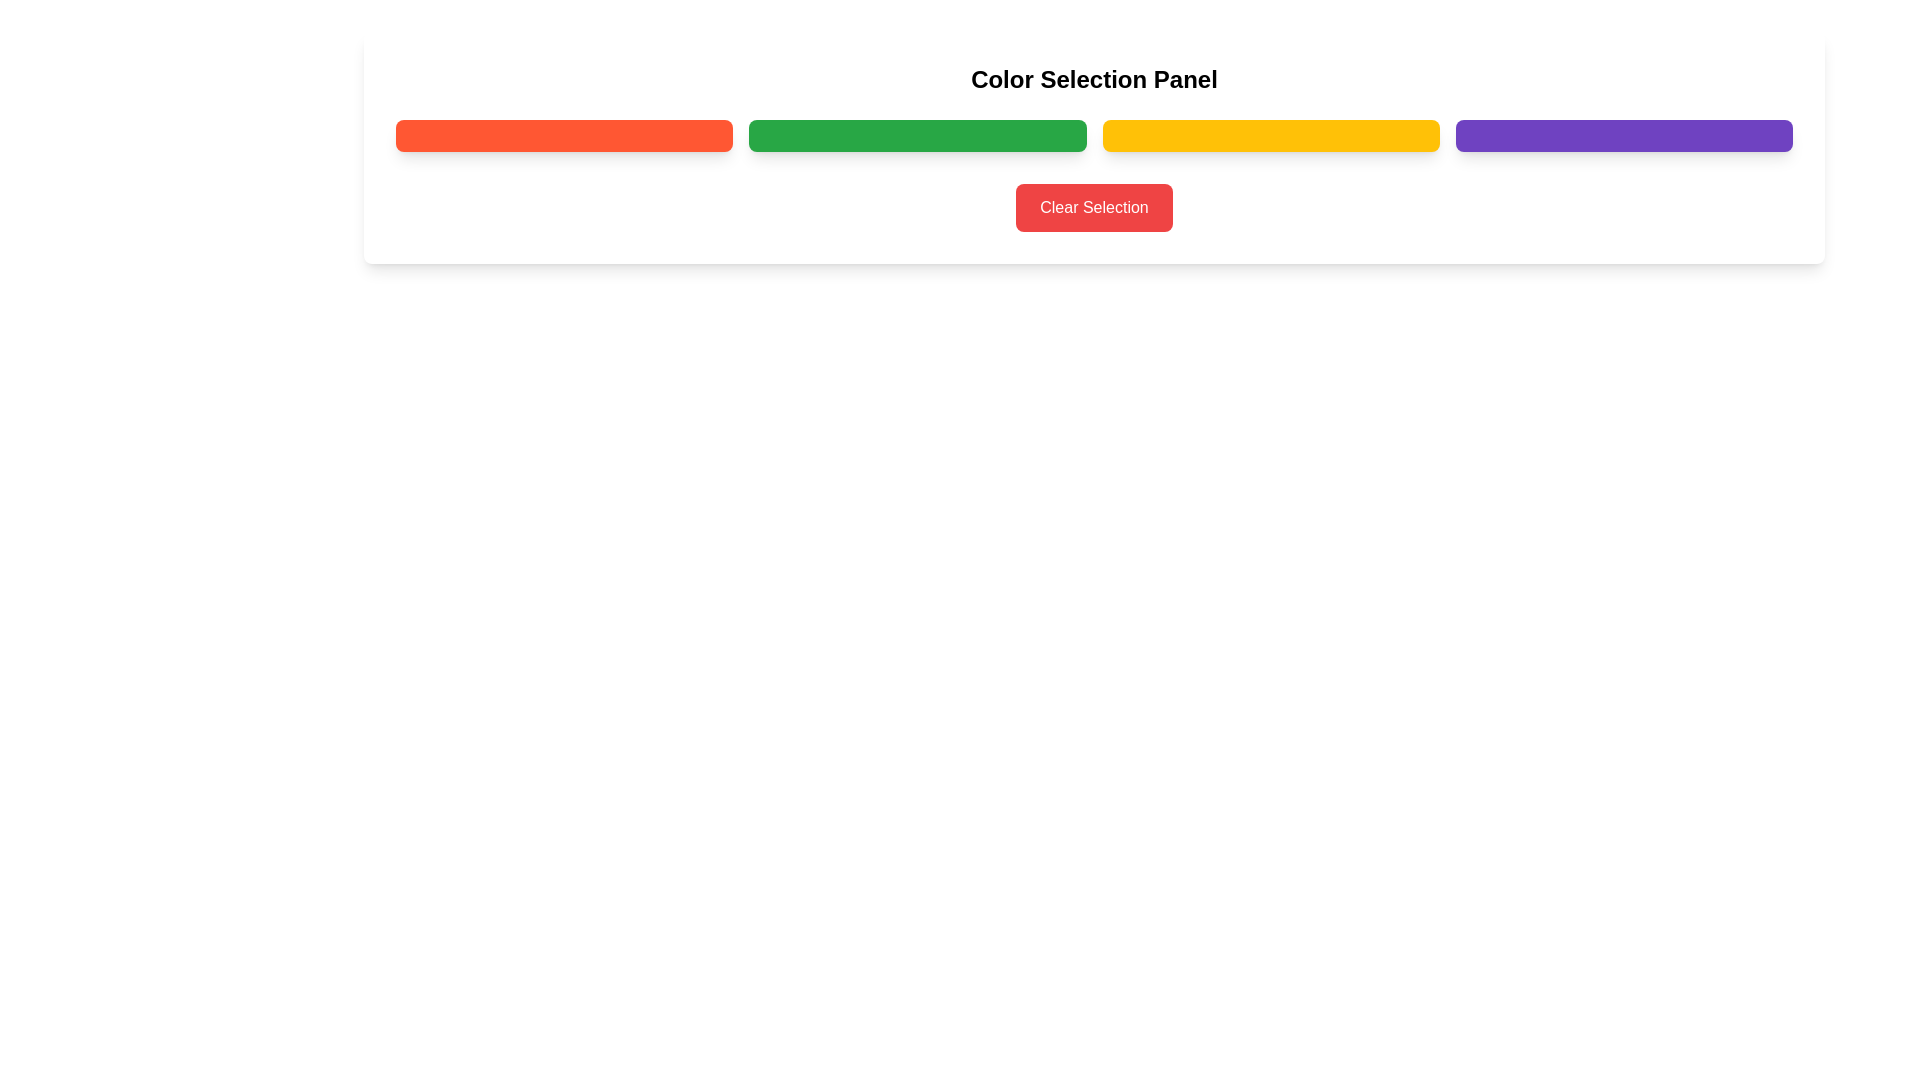 This screenshot has height=1080, width=1920. I want to click on the button located centrally below the colored boxes in the Color Selection Panel to clear the current selection, so click(1093, 208).